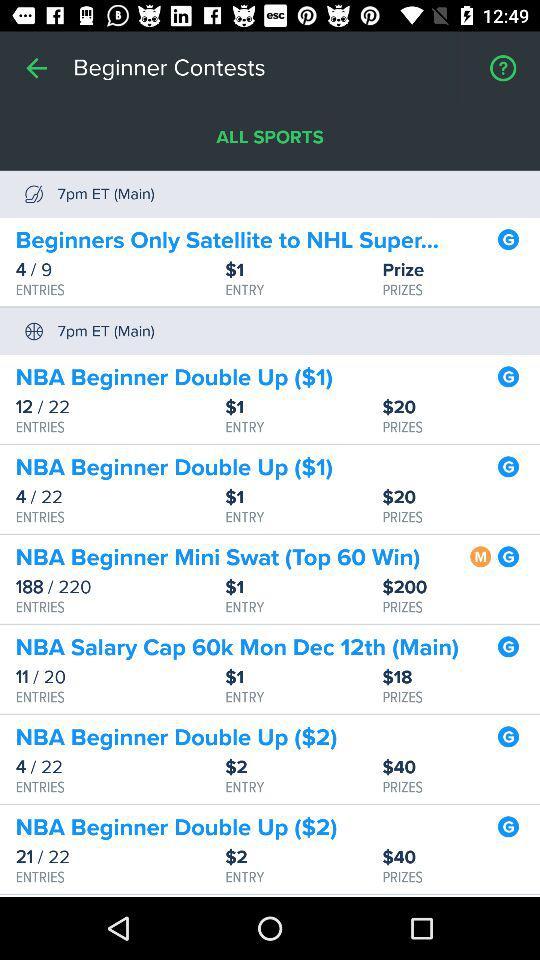  What do you see at coordinates (120, 677) in the screenshot?
I see `11 / 20 item` at bounding box center [120, 677].